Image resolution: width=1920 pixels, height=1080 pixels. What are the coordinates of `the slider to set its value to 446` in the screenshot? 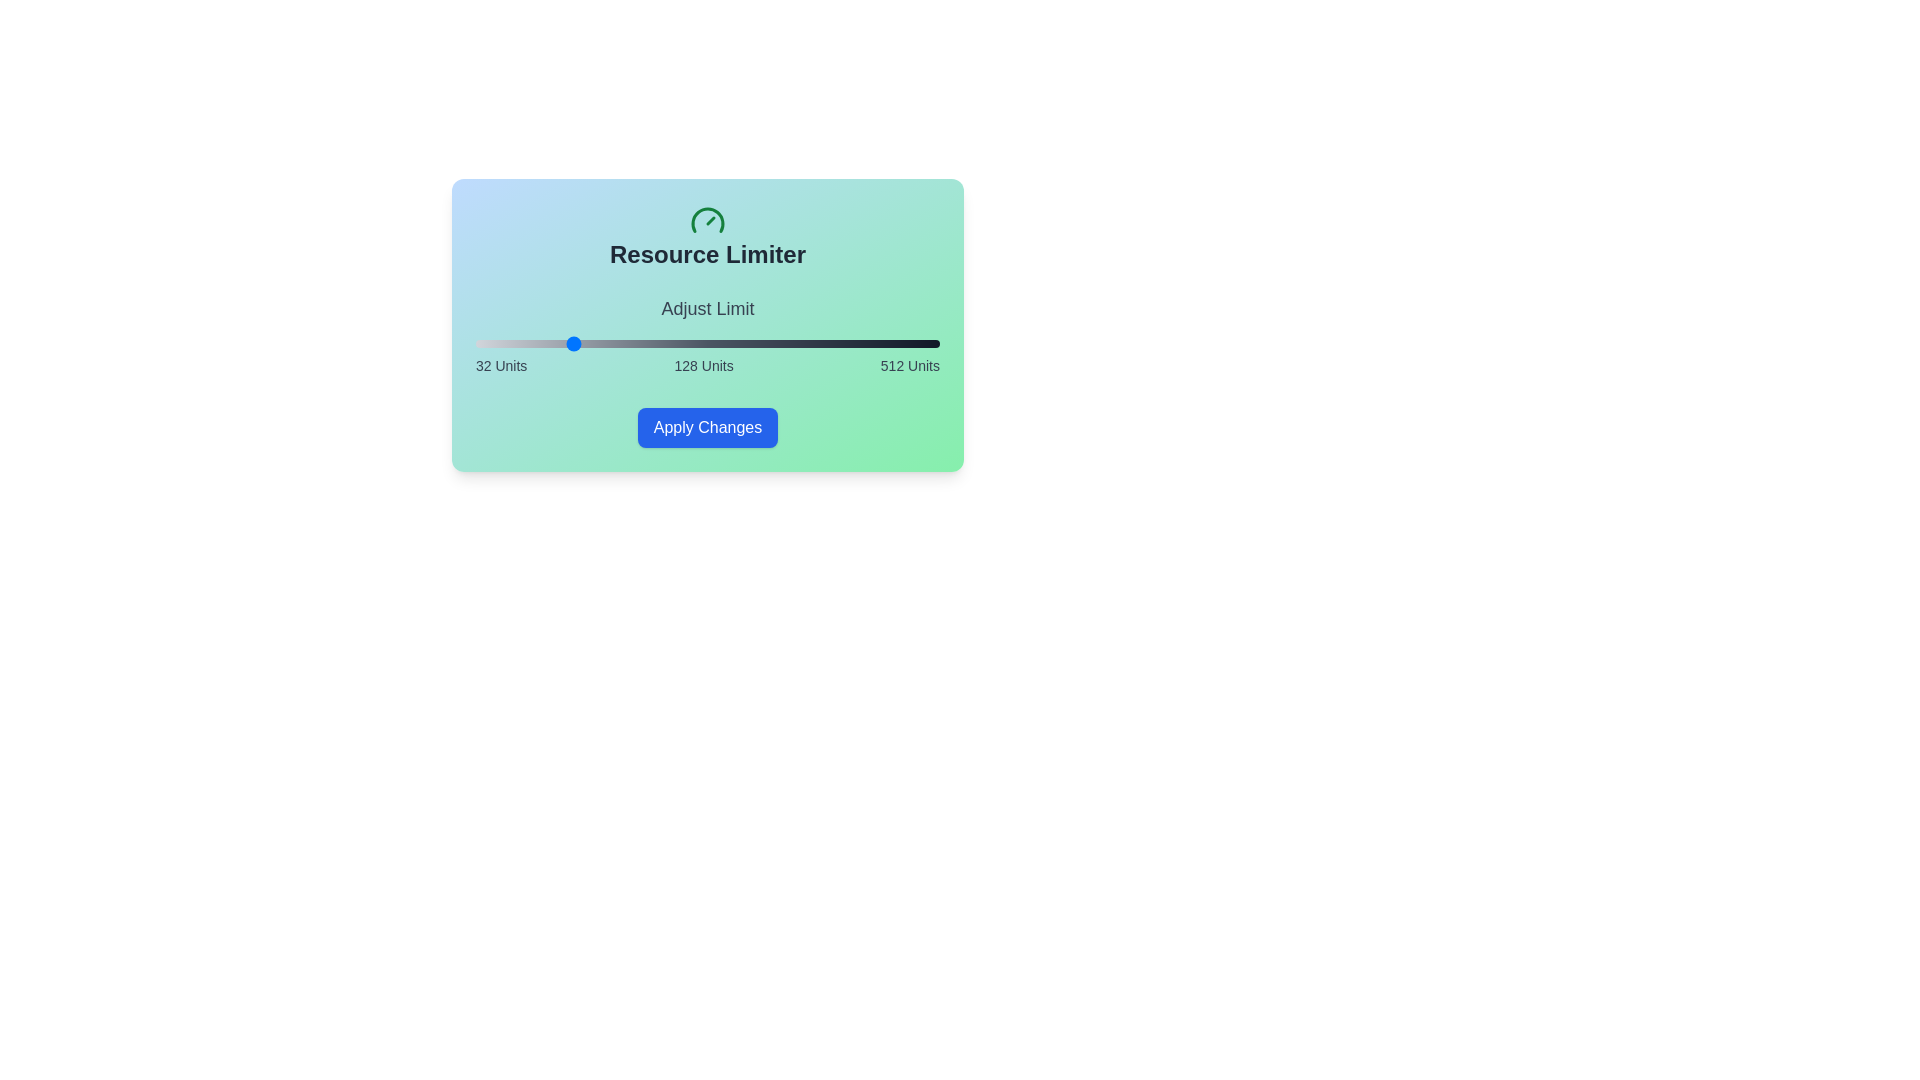 It's located at (876, 342).